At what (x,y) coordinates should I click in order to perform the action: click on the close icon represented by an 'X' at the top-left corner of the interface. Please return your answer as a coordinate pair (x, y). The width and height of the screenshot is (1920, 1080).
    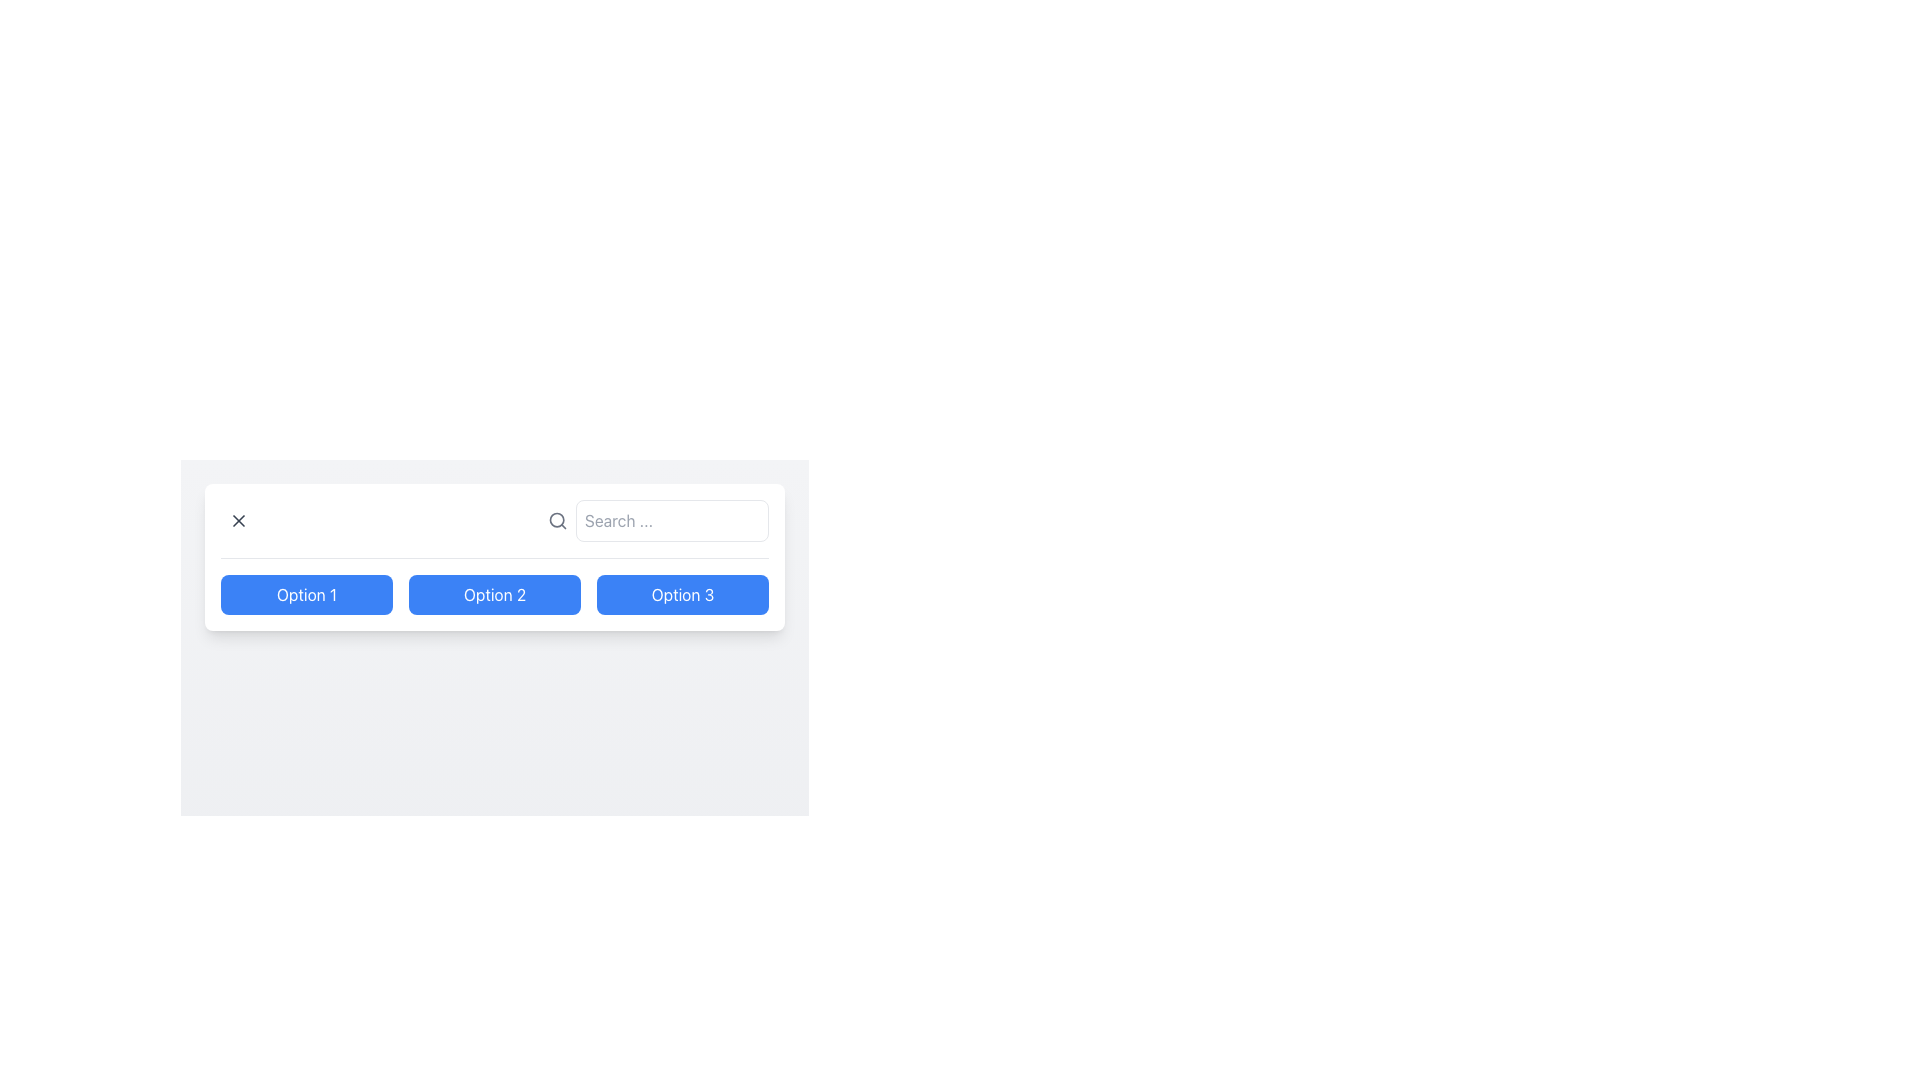
    Looking at the image, I should click on (239, 519).